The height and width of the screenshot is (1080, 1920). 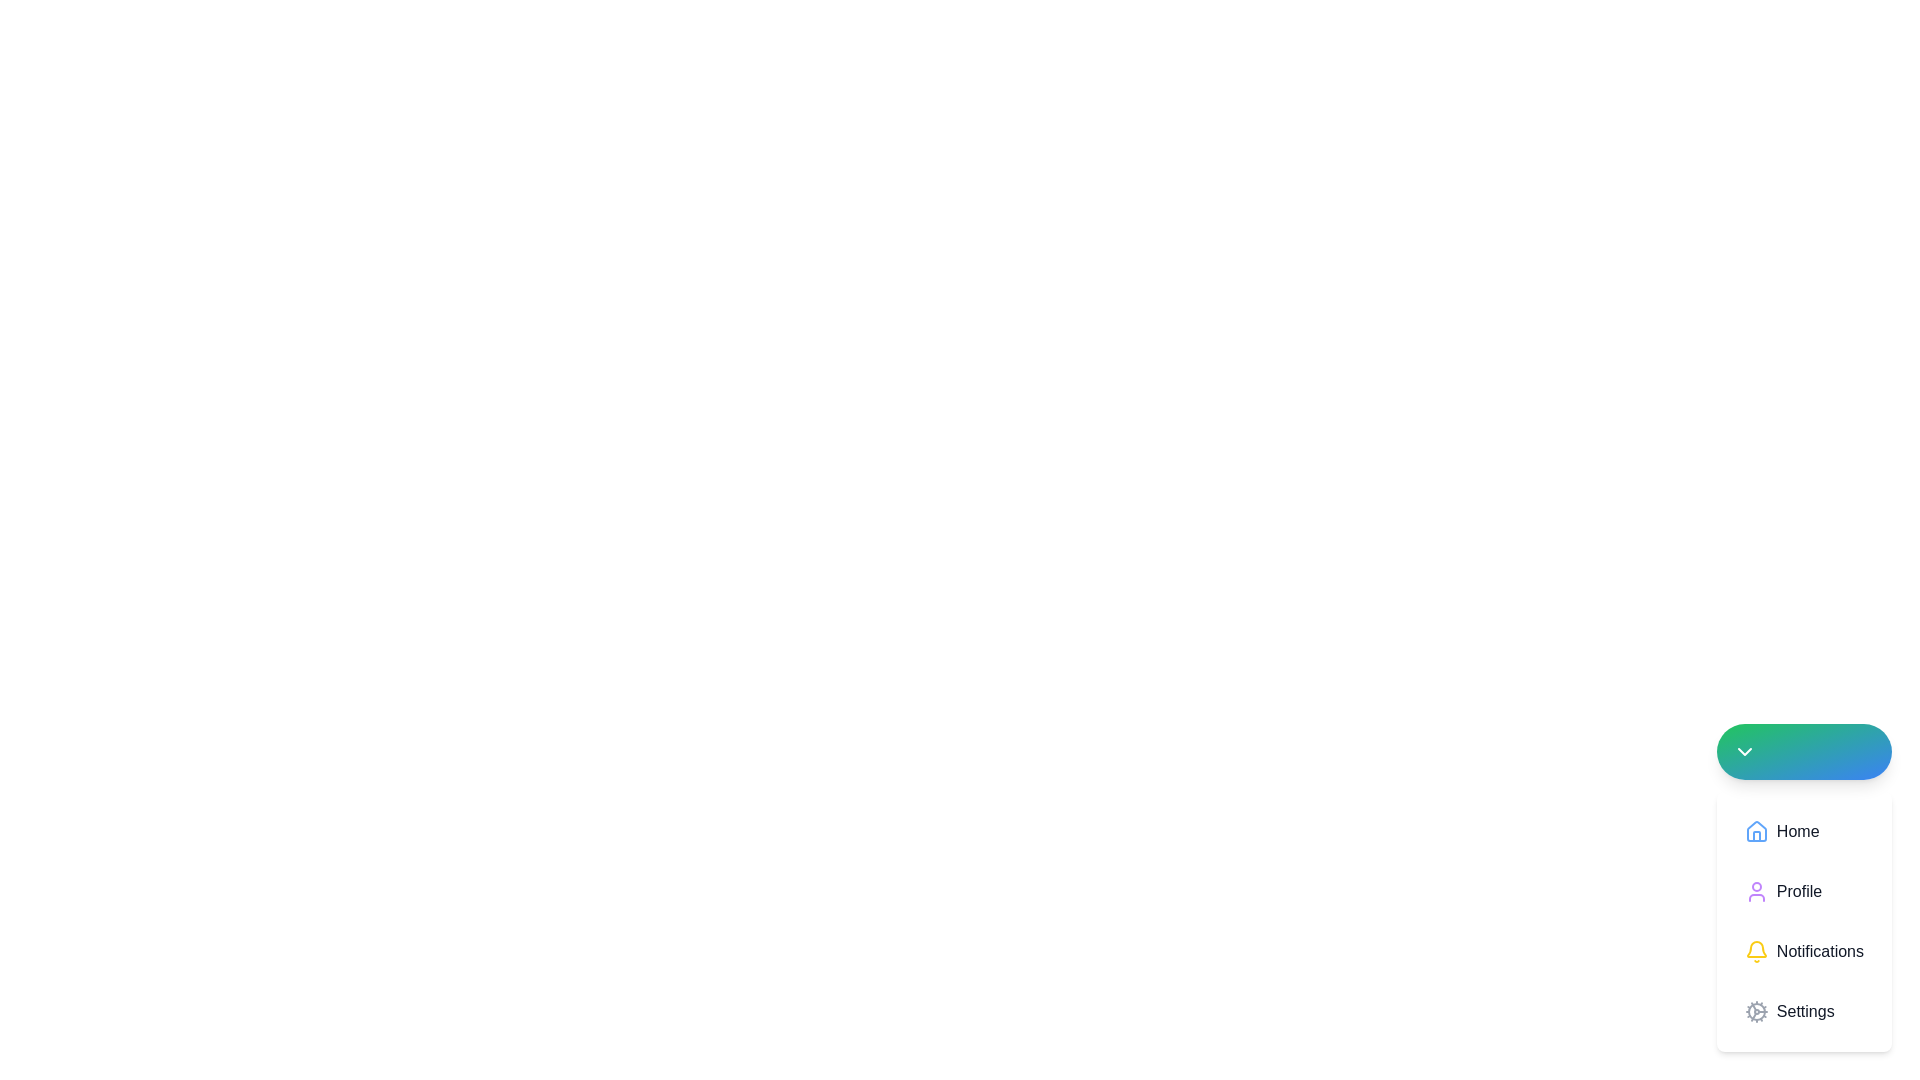 What do you see at coordinates (1755, 1011) in the screenshot?
I see `the cogwheel icon located to the left of the 'Settings' menu item in the dropdown menu for potential interaction feedback` at bounding box center [1755, 1011].